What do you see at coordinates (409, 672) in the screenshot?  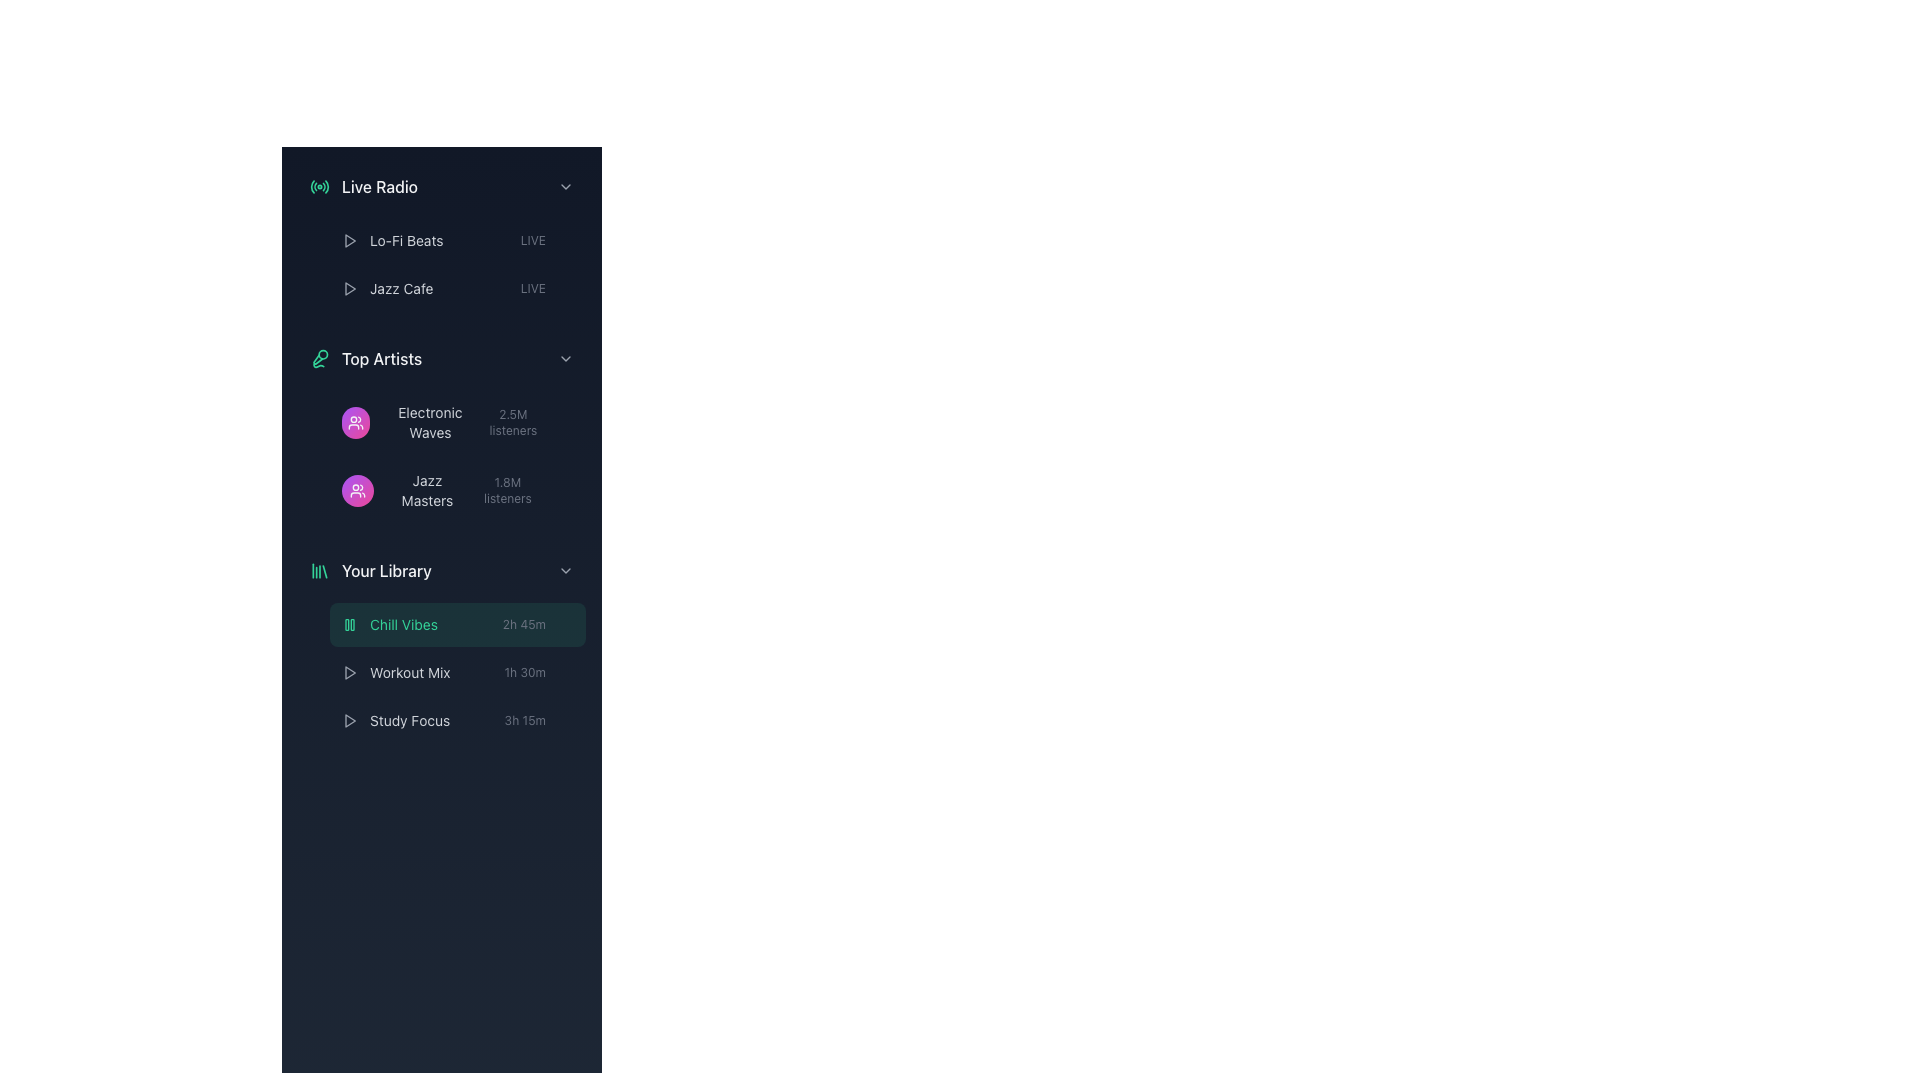 I see `text label 'Workout Mix' located in the 'Your Library' section, positioned under 'Chill Vibes' and above 'Study Focus'` at bounding box center [409, 672].